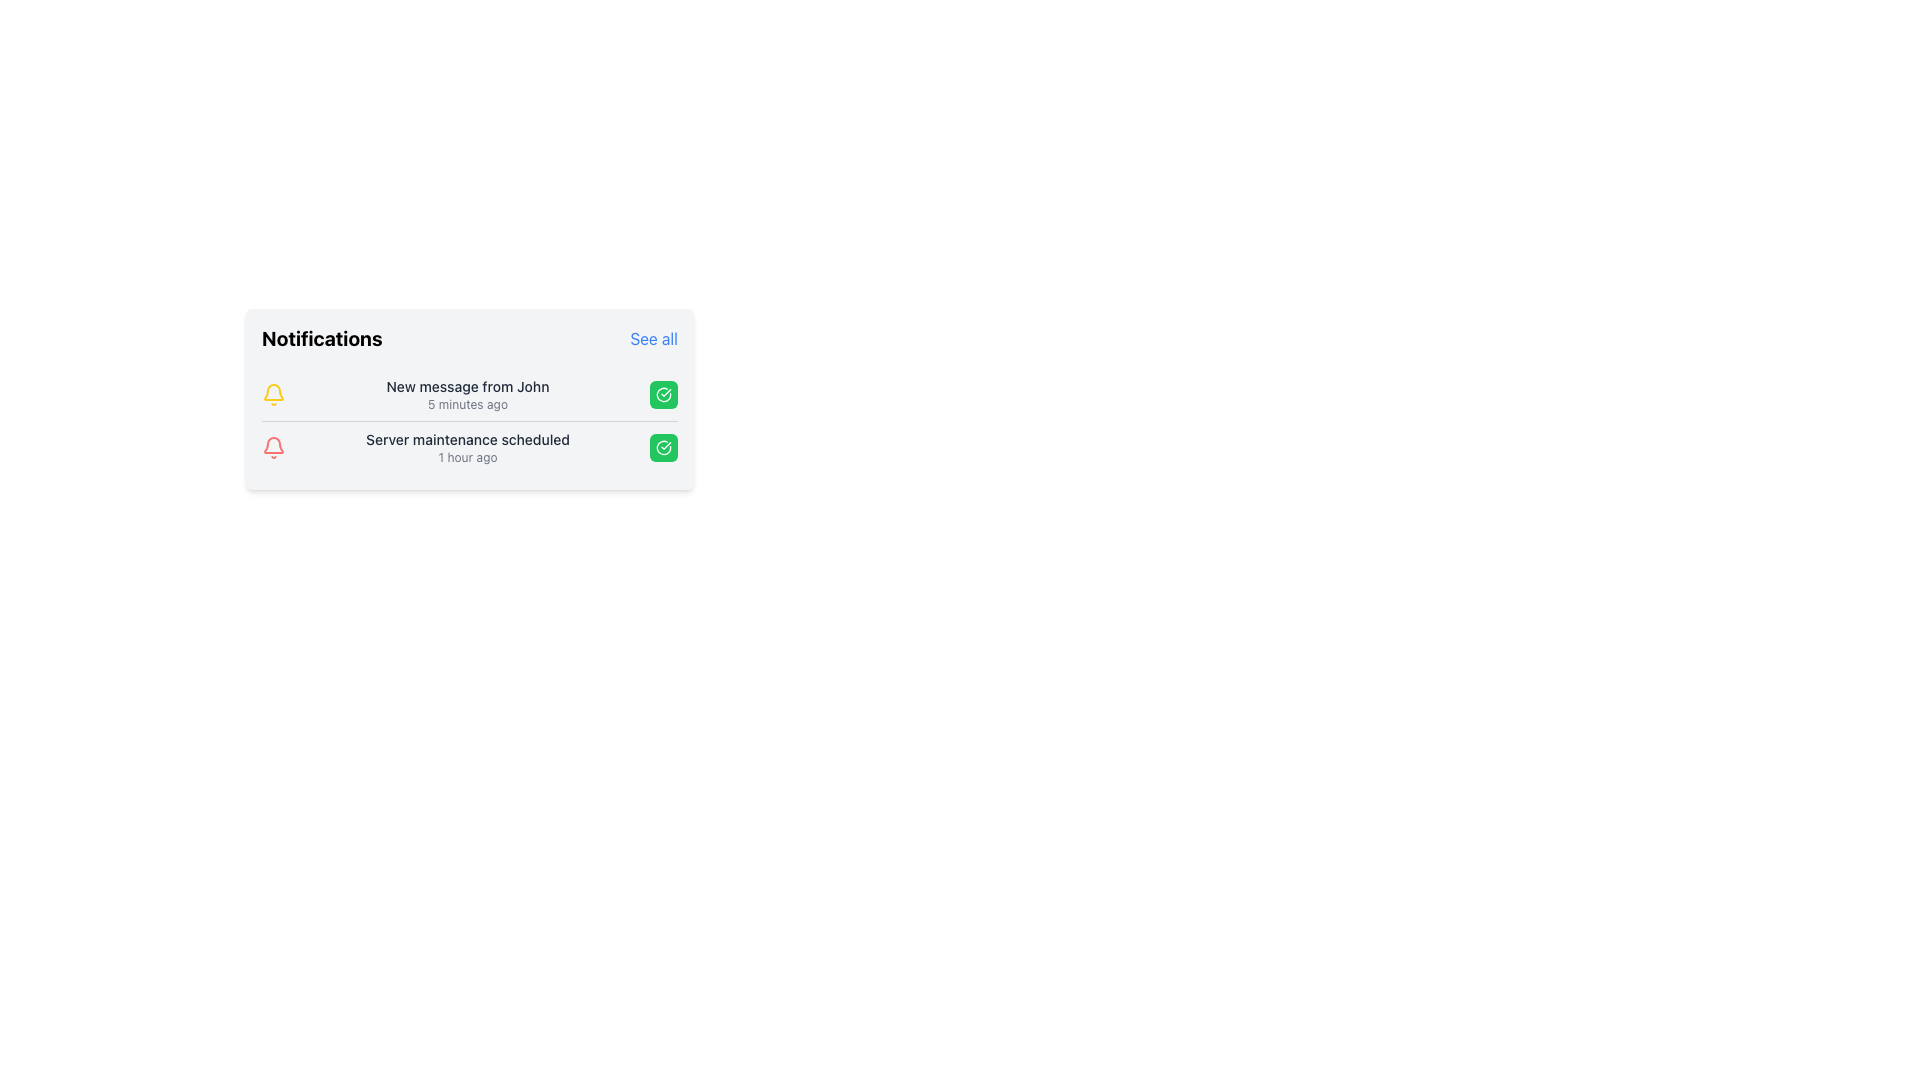  What do you see at coordinates (654, 338) in the screenshot?
I see `the 'See all' link, which is styled in blue and located at the top-right of the notification section, to observe style changes` at bounding box center [654, 338].